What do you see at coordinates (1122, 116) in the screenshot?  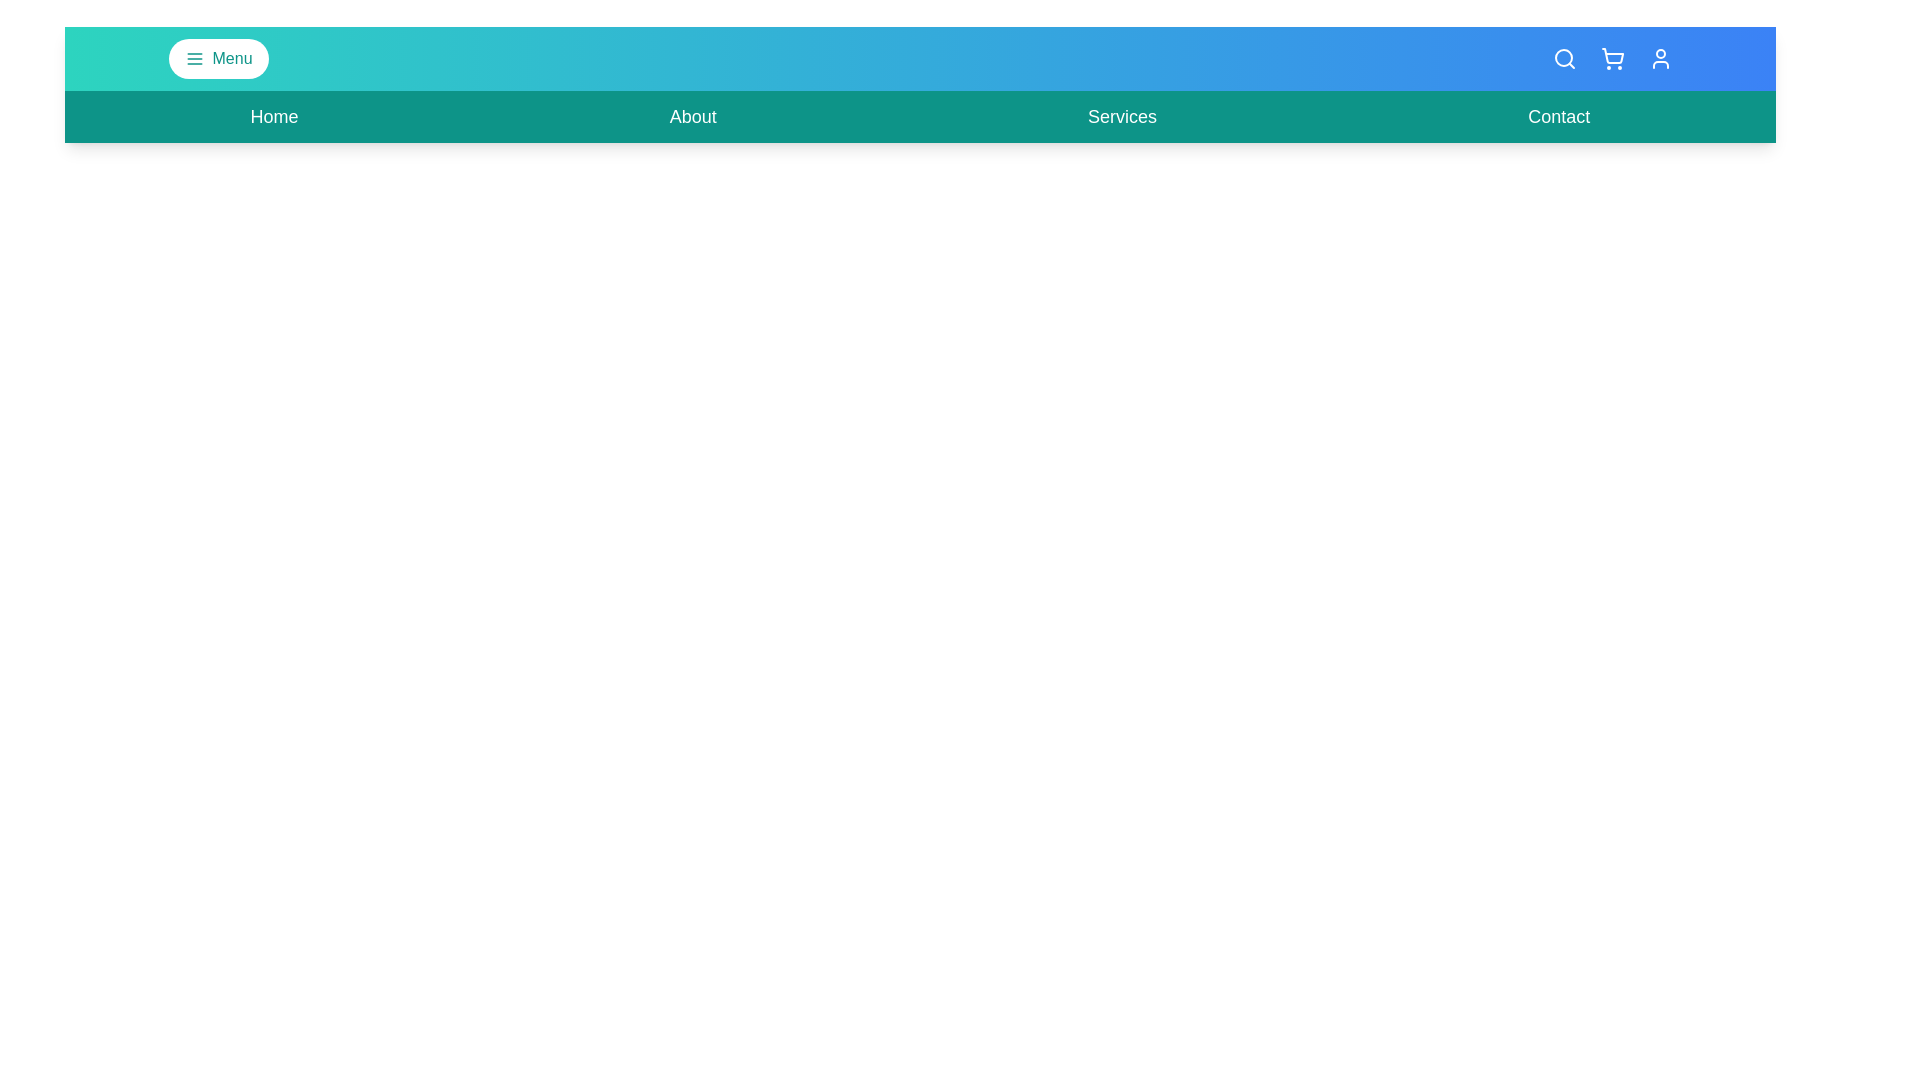 I see `the 'Services' navigation link` at bounding box center [1122, 116].